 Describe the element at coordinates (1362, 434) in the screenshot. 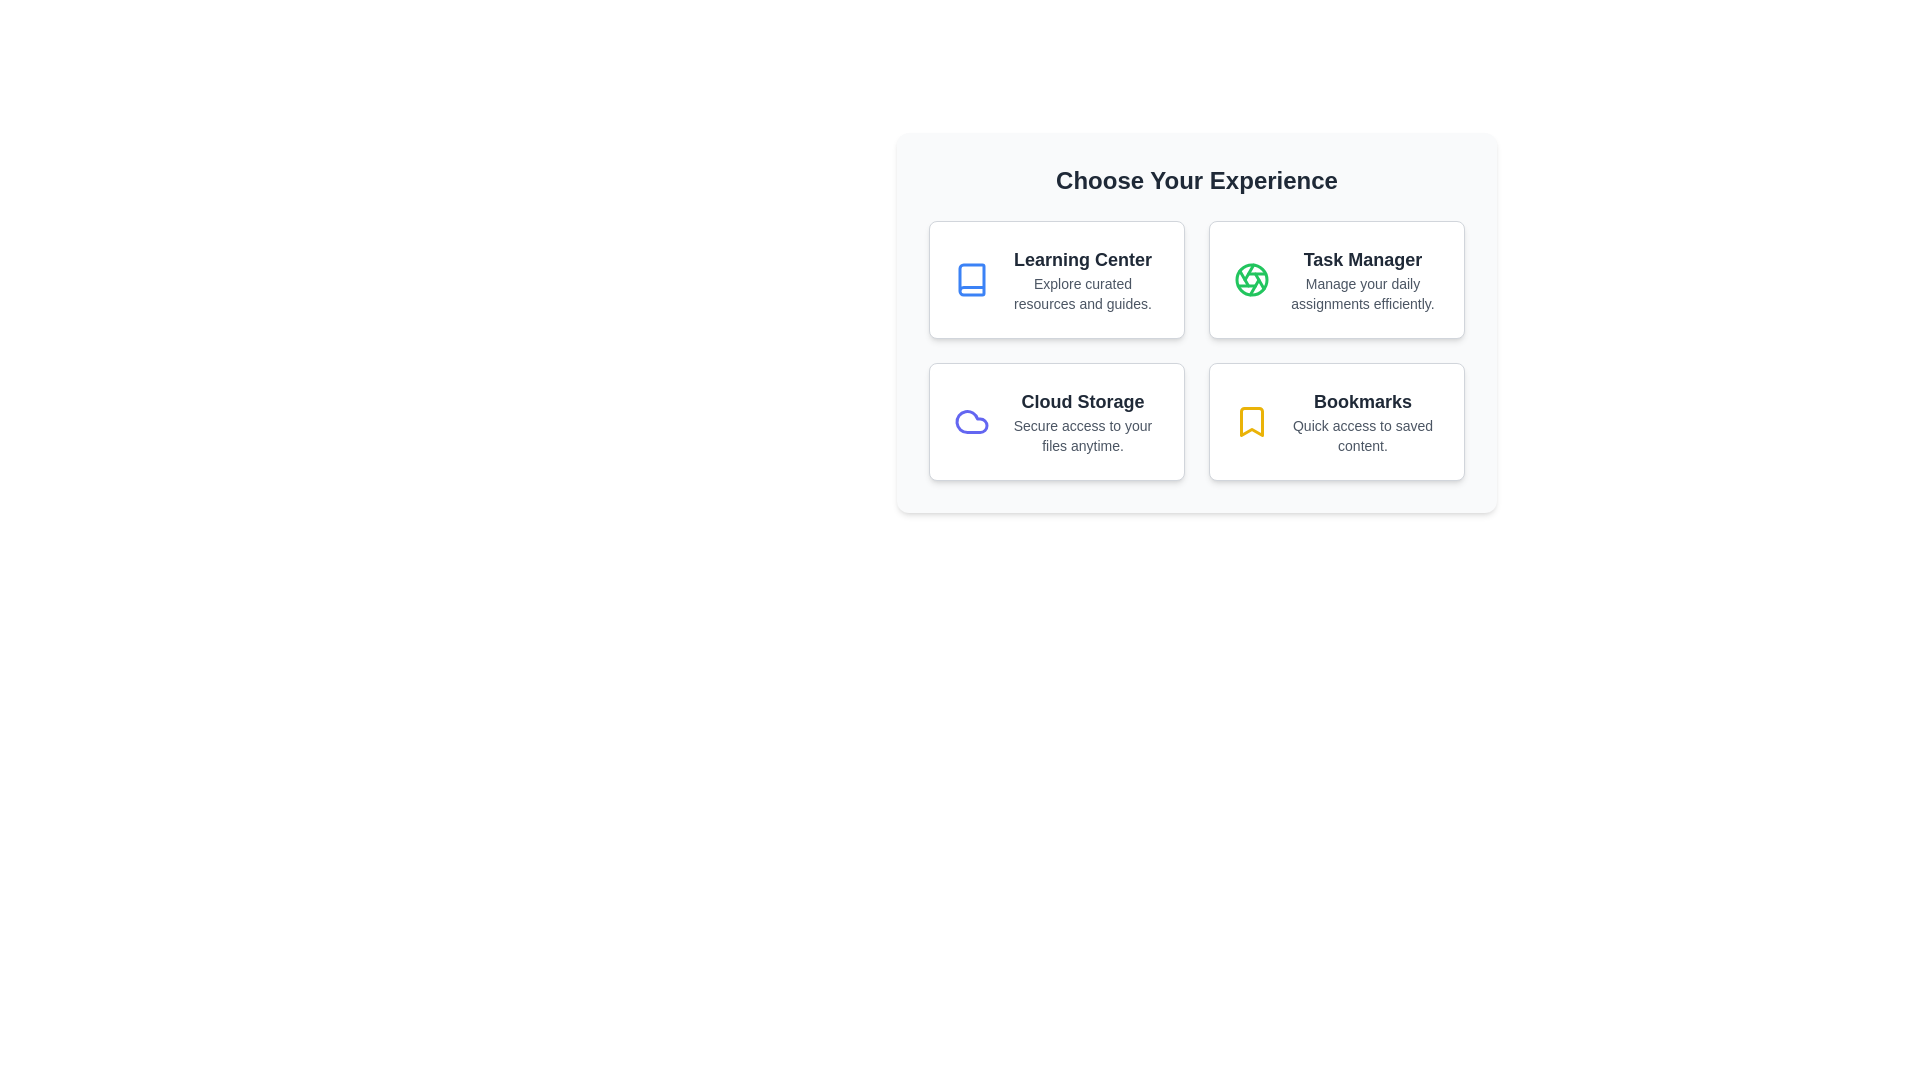

I see `the descriptive text element associated with the 'Bookmarks' feature, located in the bottom row of the 2x2 grid layout` at that location.